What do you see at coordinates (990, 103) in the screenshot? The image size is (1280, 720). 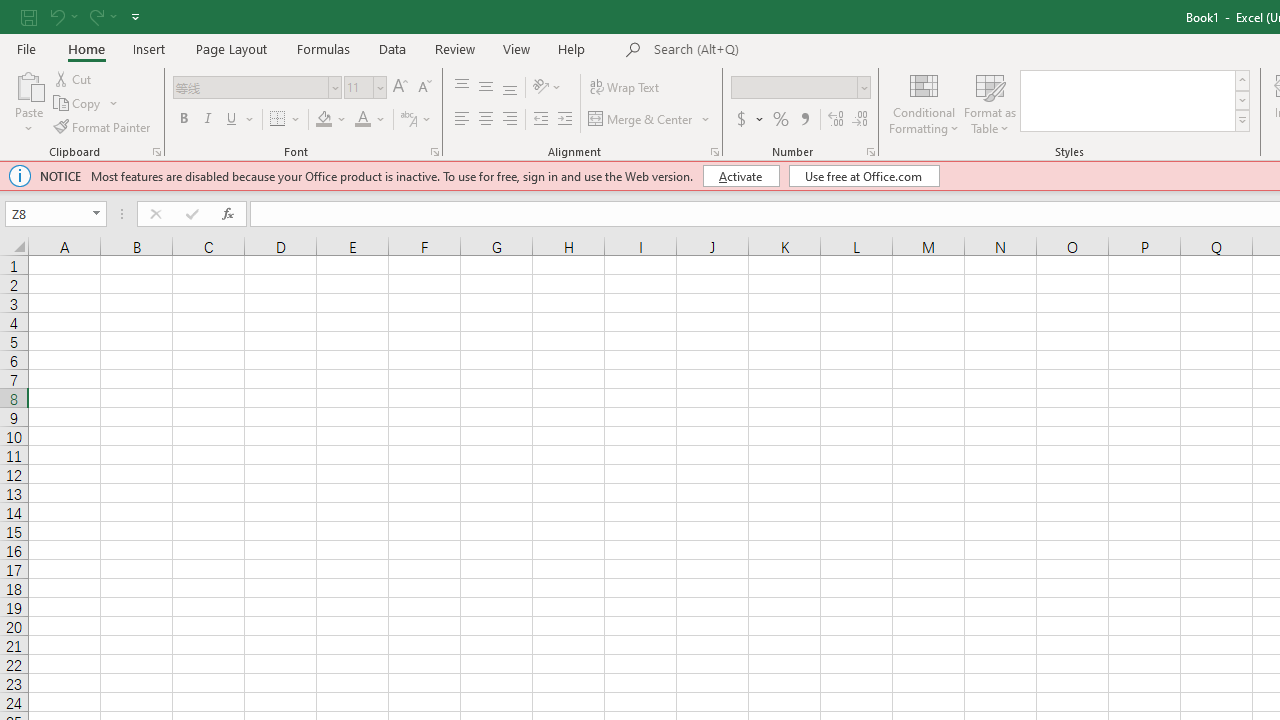 I see `'Format as Table'` at bounding box center [990, 103].